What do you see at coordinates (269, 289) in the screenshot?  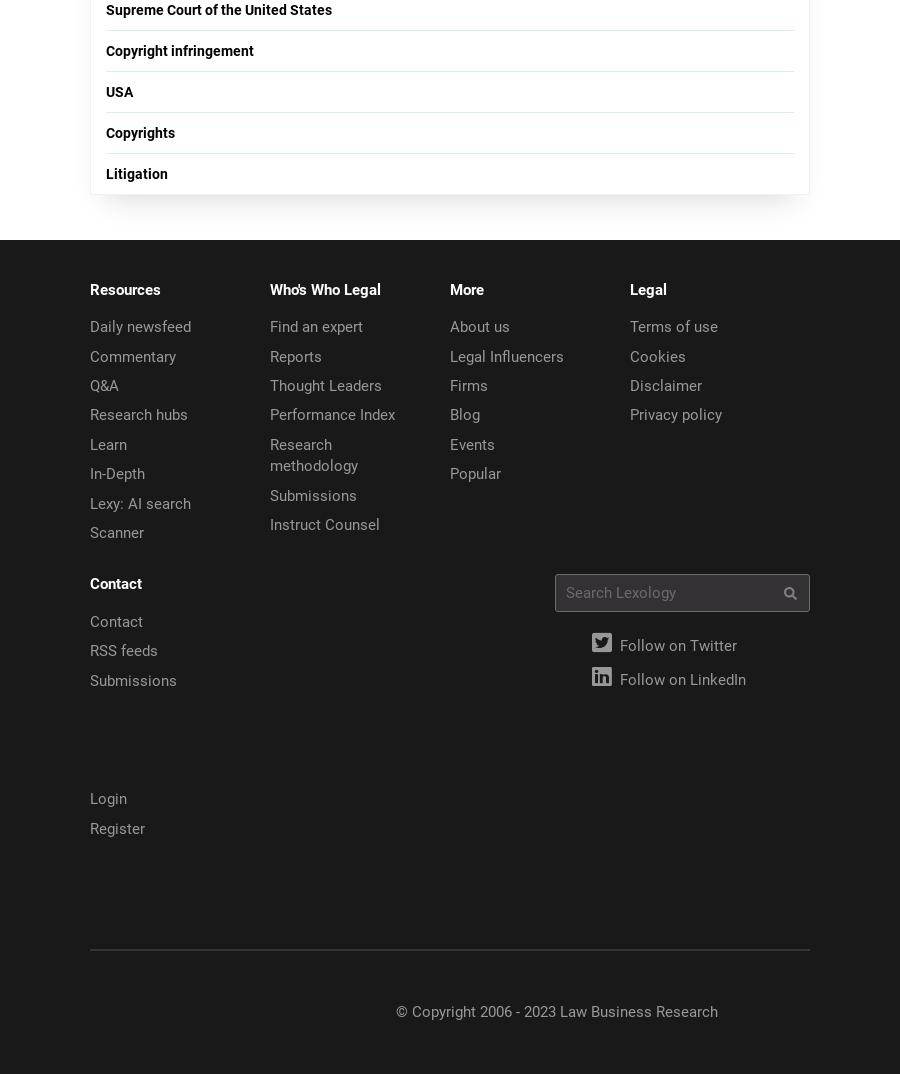 I see `'Who's Who Legal'` at bounding box center [269, 289].